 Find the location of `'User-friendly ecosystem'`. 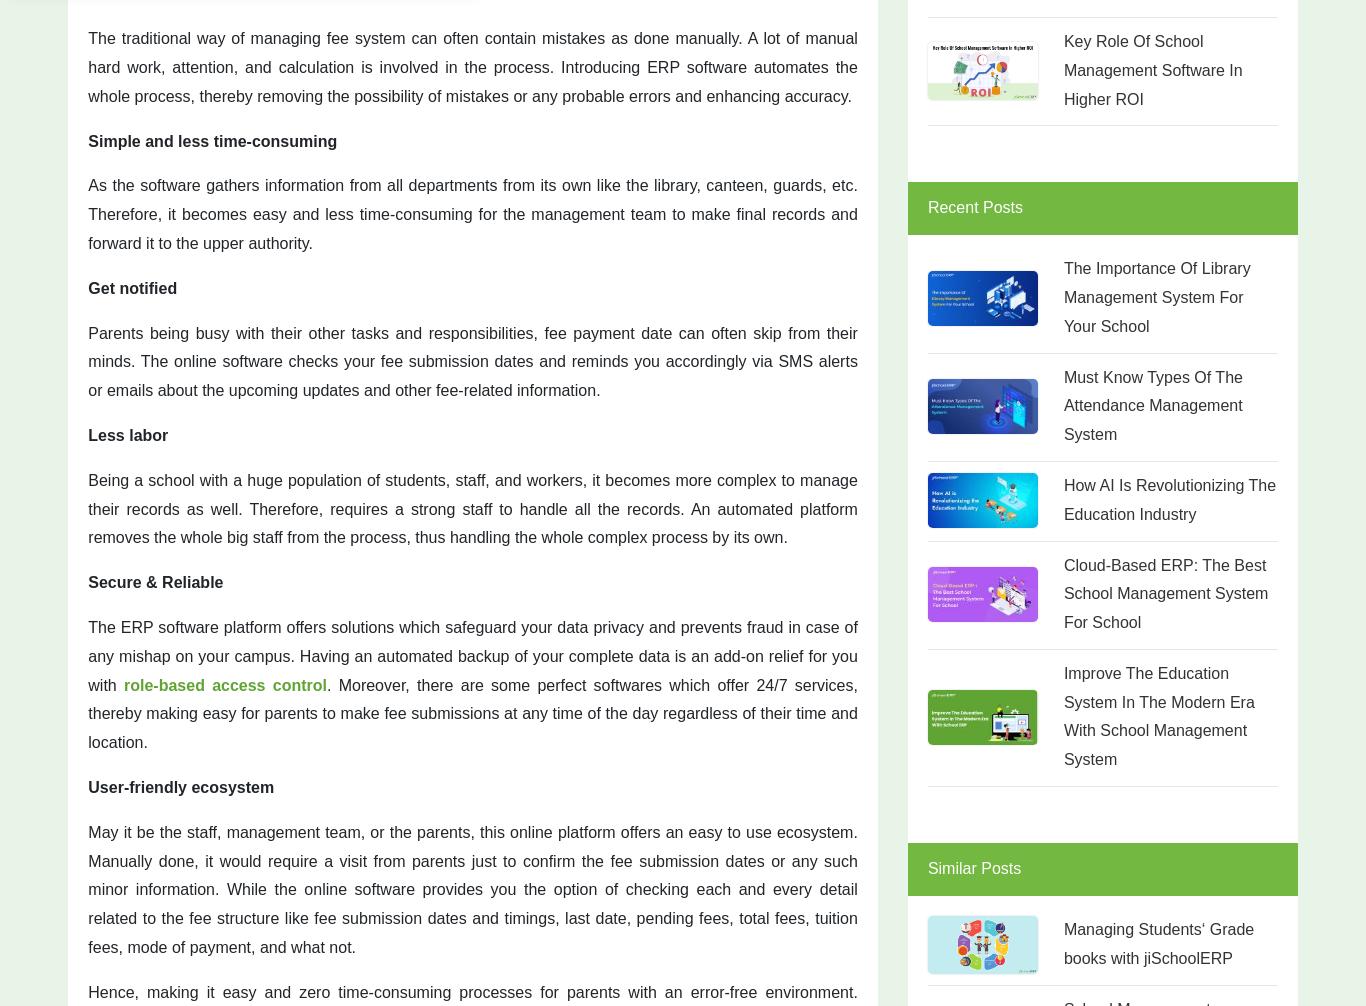

'User-friendly ecosystem' is located at coordinates (179, 785).